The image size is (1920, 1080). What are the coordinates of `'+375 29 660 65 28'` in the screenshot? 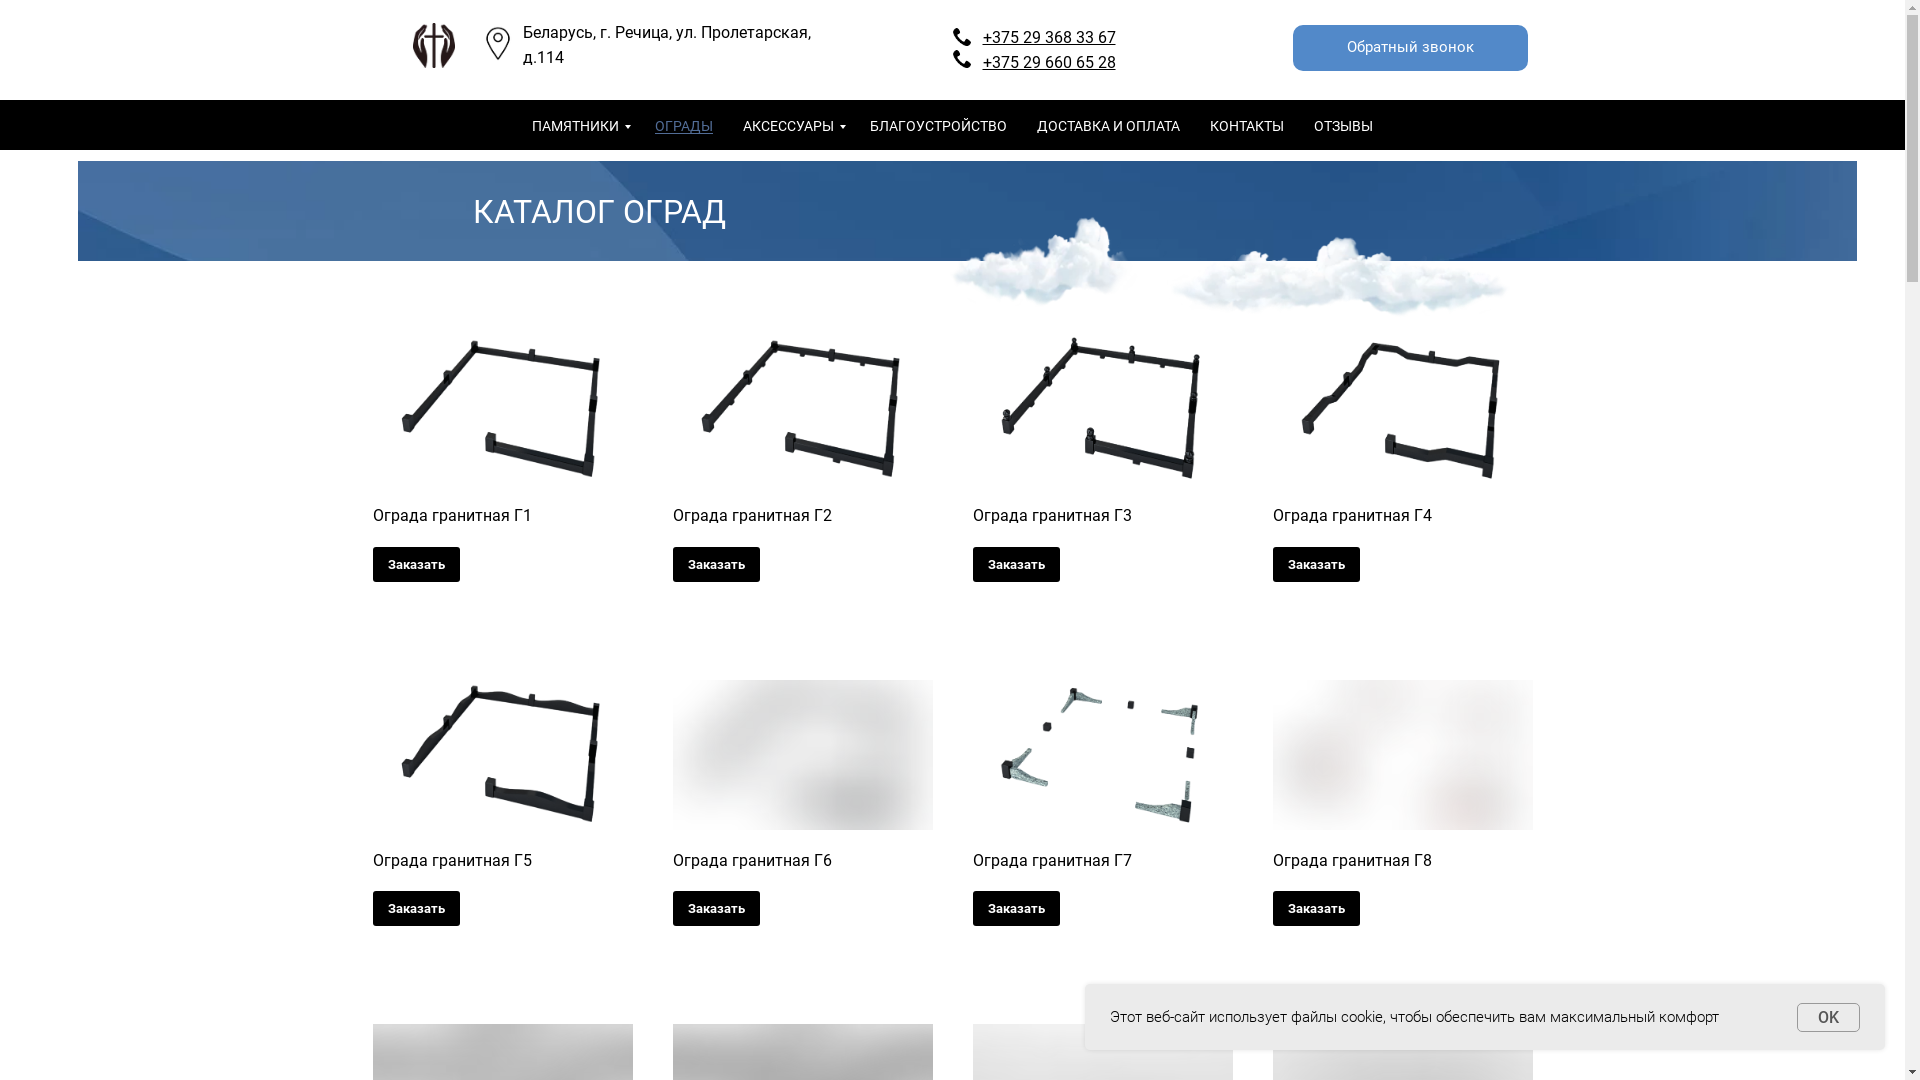 It's located at (1047, 61).